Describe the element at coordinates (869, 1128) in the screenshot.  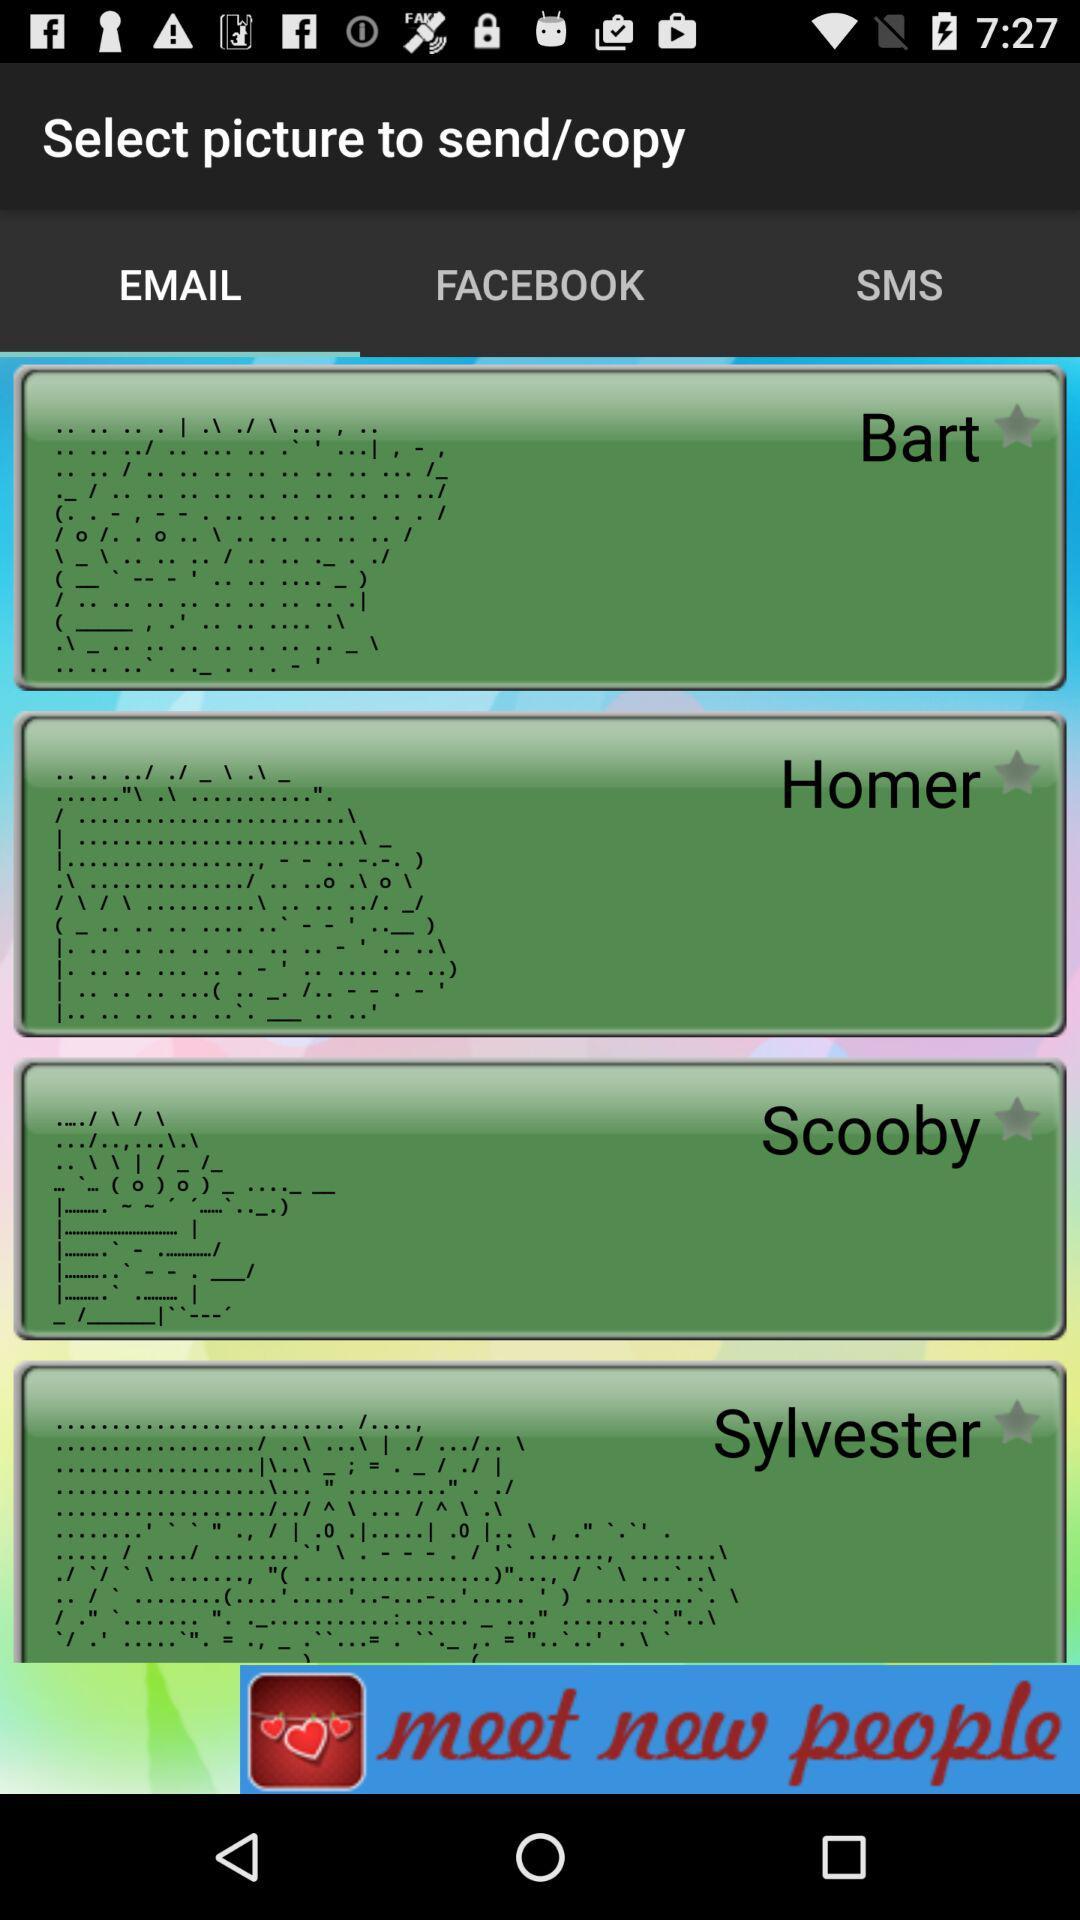
I see `the app above _ _ 0` at that location.